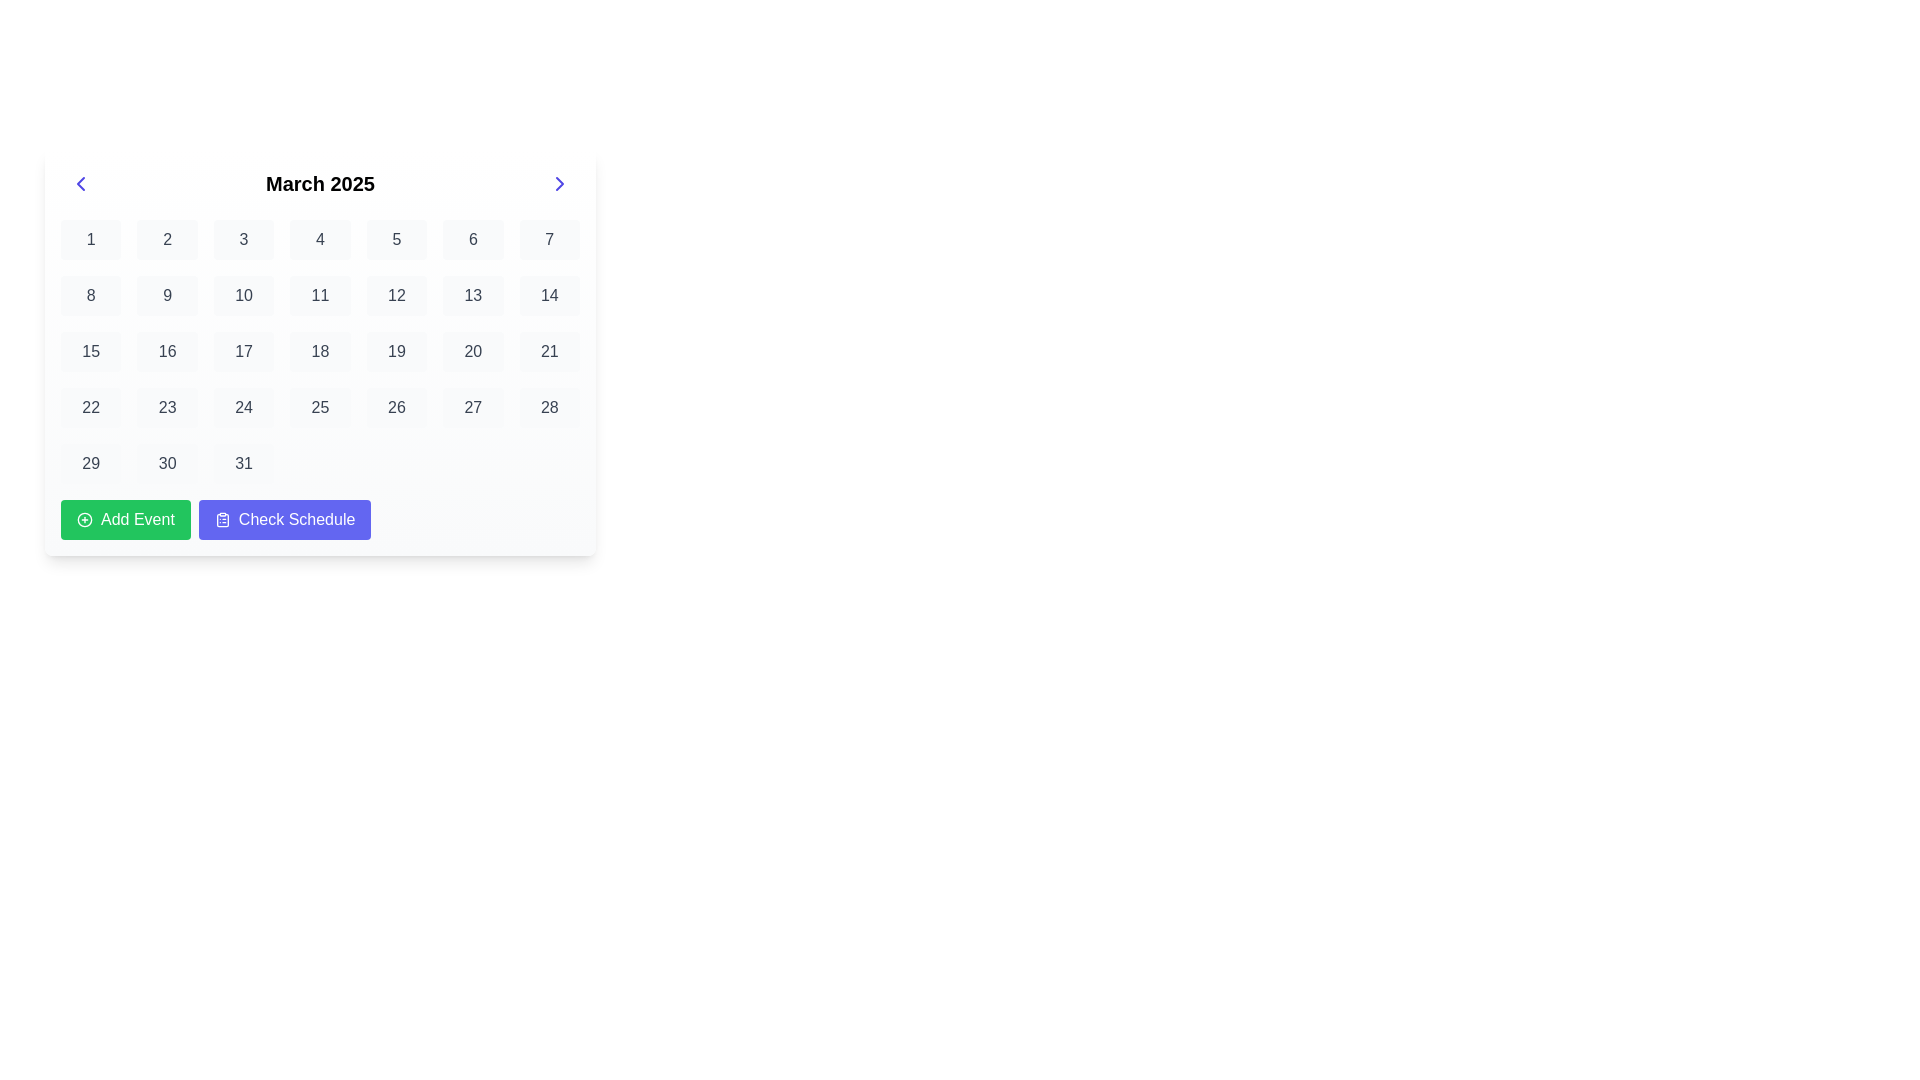  Describe the element at coordinates (396, 296) in the screenshot. I see `the calendar date cell displaying the number '12' in the March 2025 calendar grid, which is styled with a light gray background and rounded corners` at that location.